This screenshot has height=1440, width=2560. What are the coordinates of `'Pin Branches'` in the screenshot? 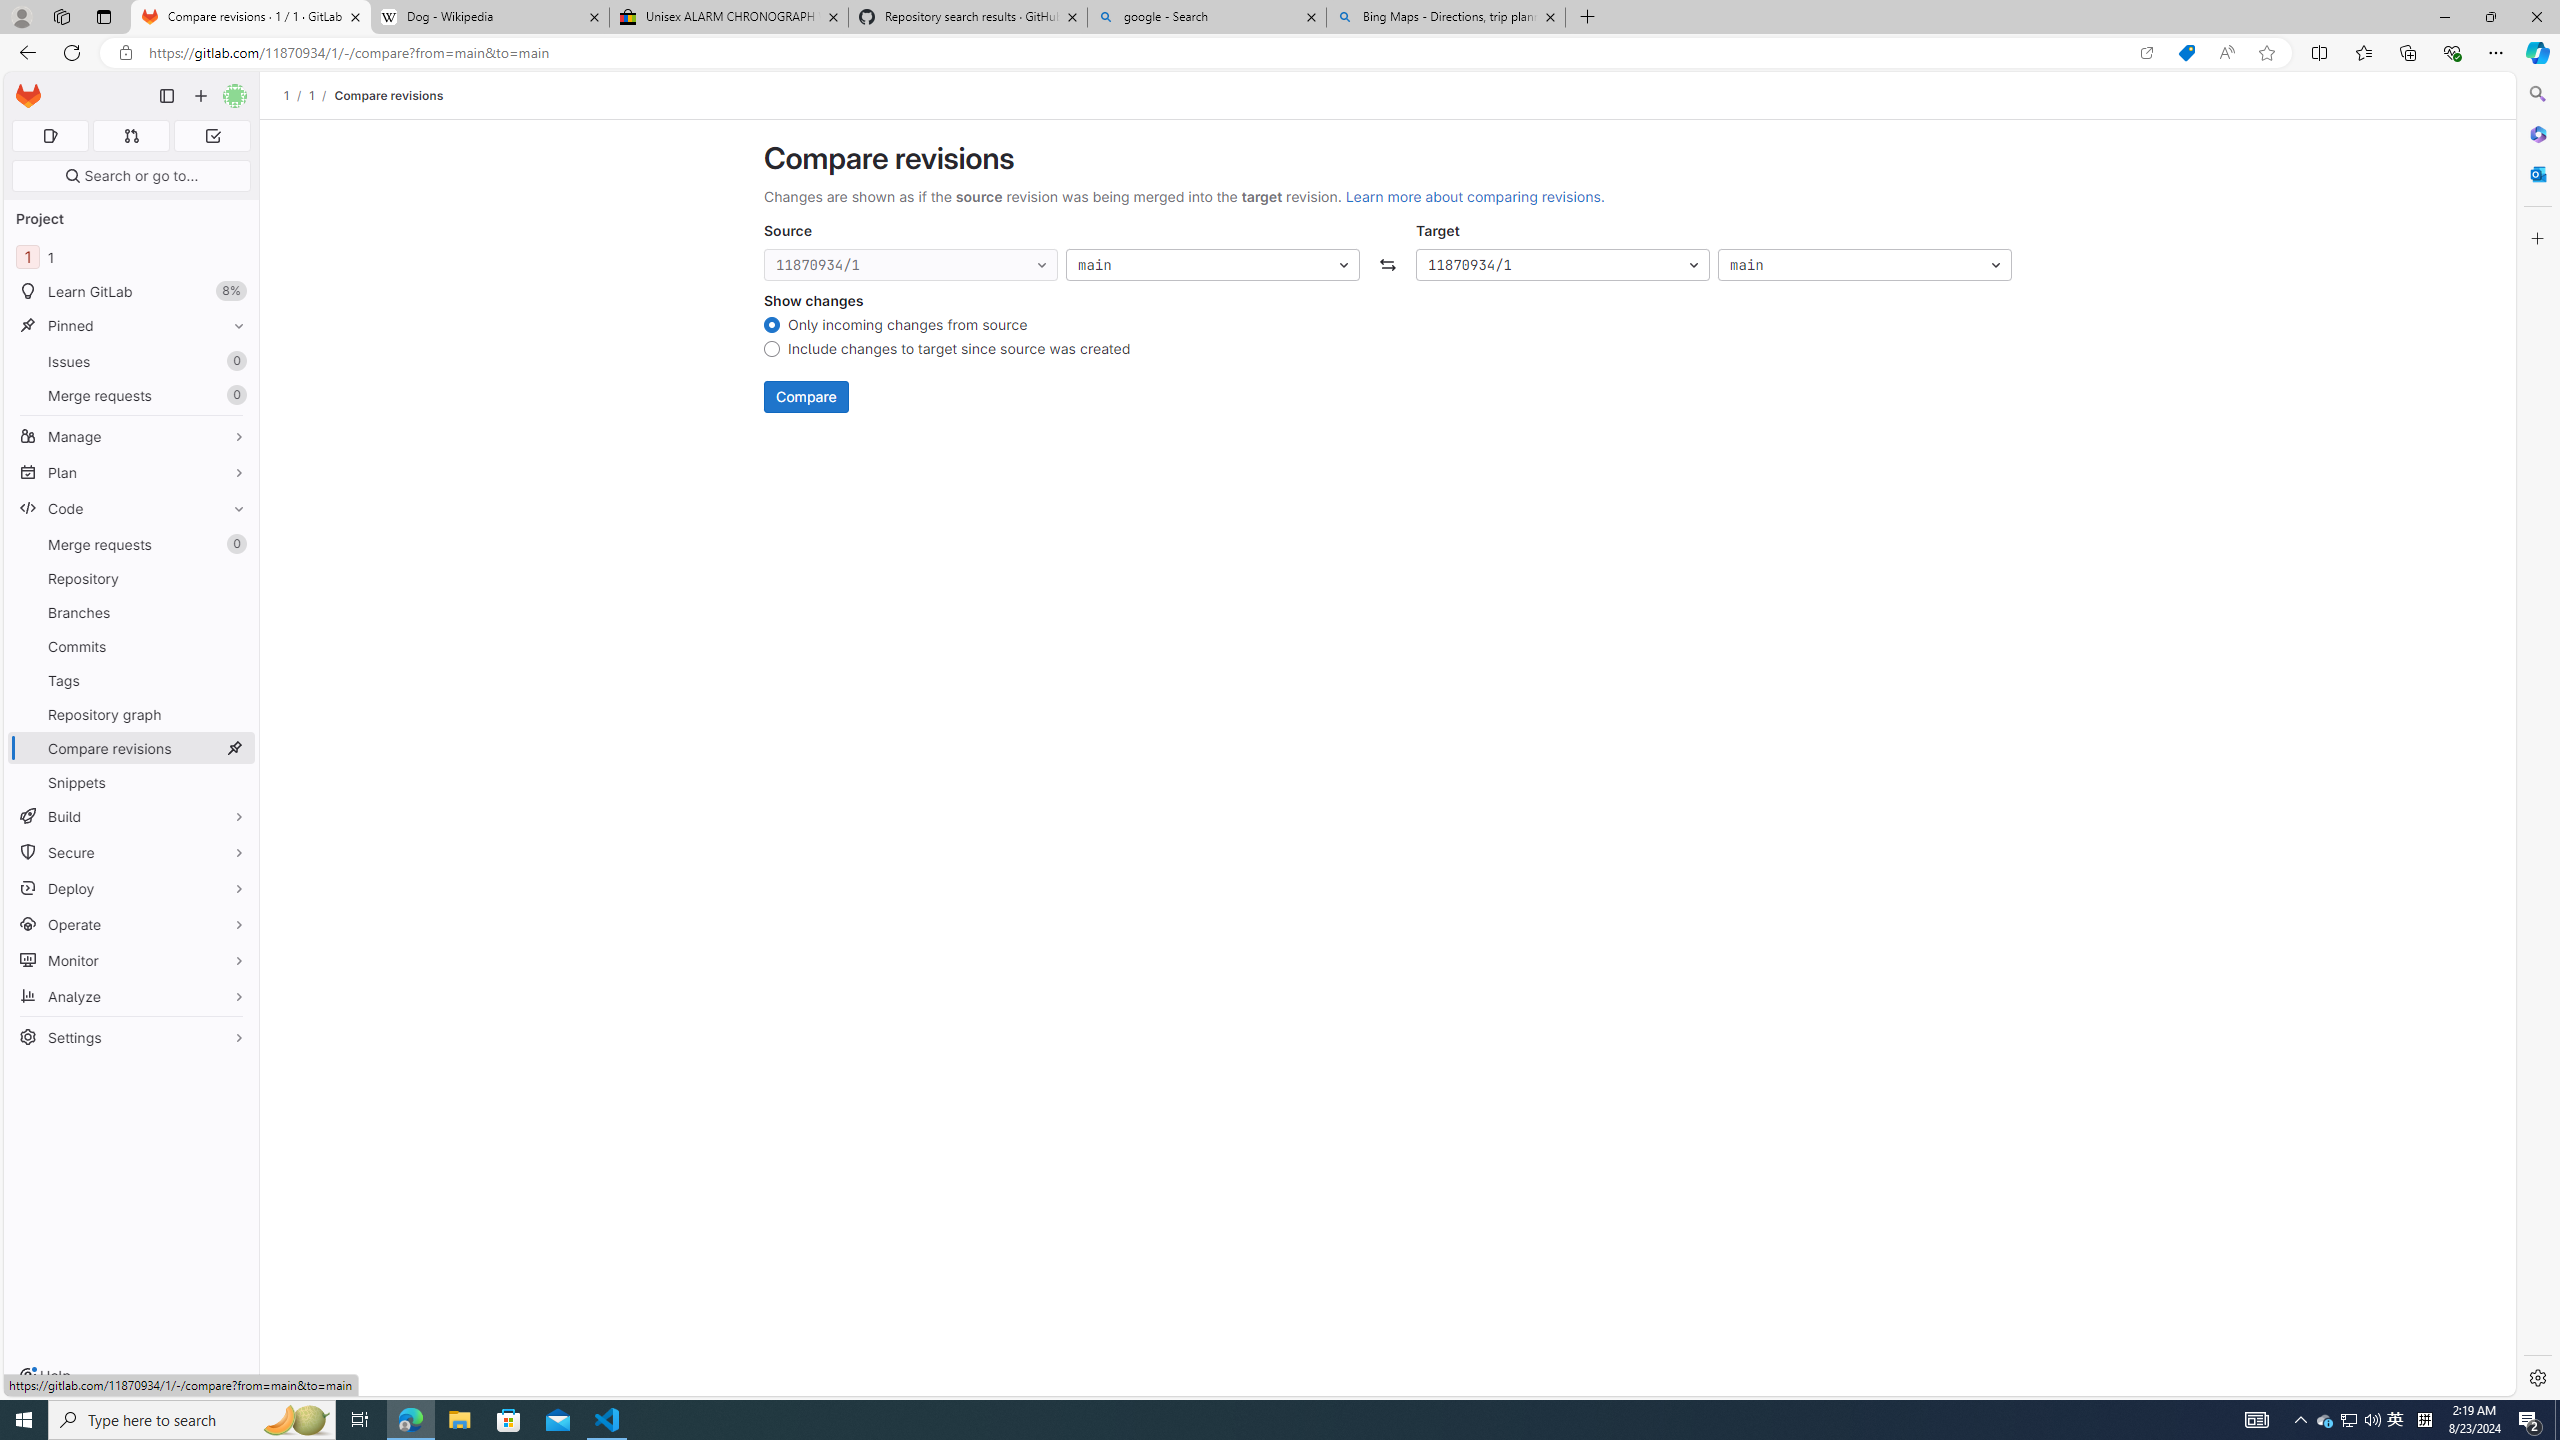 It's located at (233, 612).